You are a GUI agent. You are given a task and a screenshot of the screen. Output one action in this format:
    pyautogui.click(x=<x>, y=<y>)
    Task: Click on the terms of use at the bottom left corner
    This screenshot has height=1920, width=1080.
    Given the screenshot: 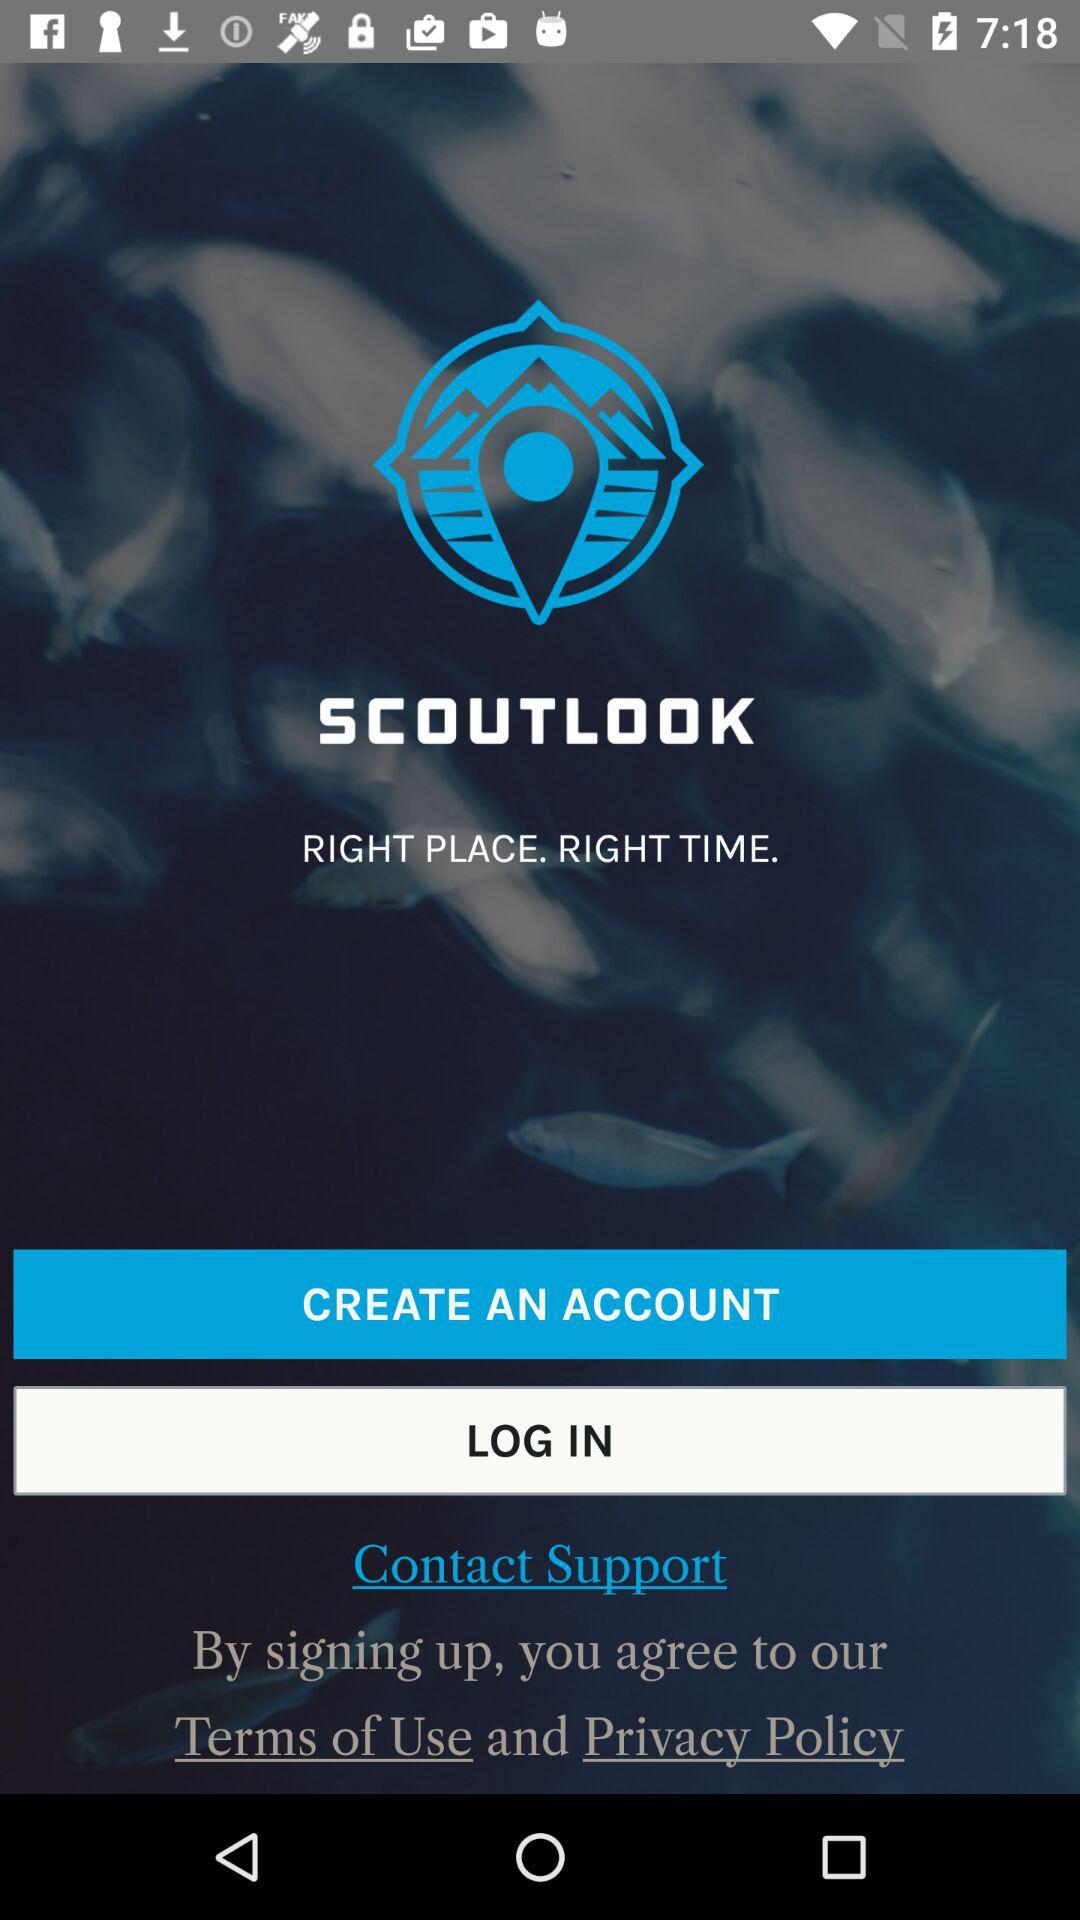 What is the action you would take?
    pyautogui.click(x=323, y=1736)
    